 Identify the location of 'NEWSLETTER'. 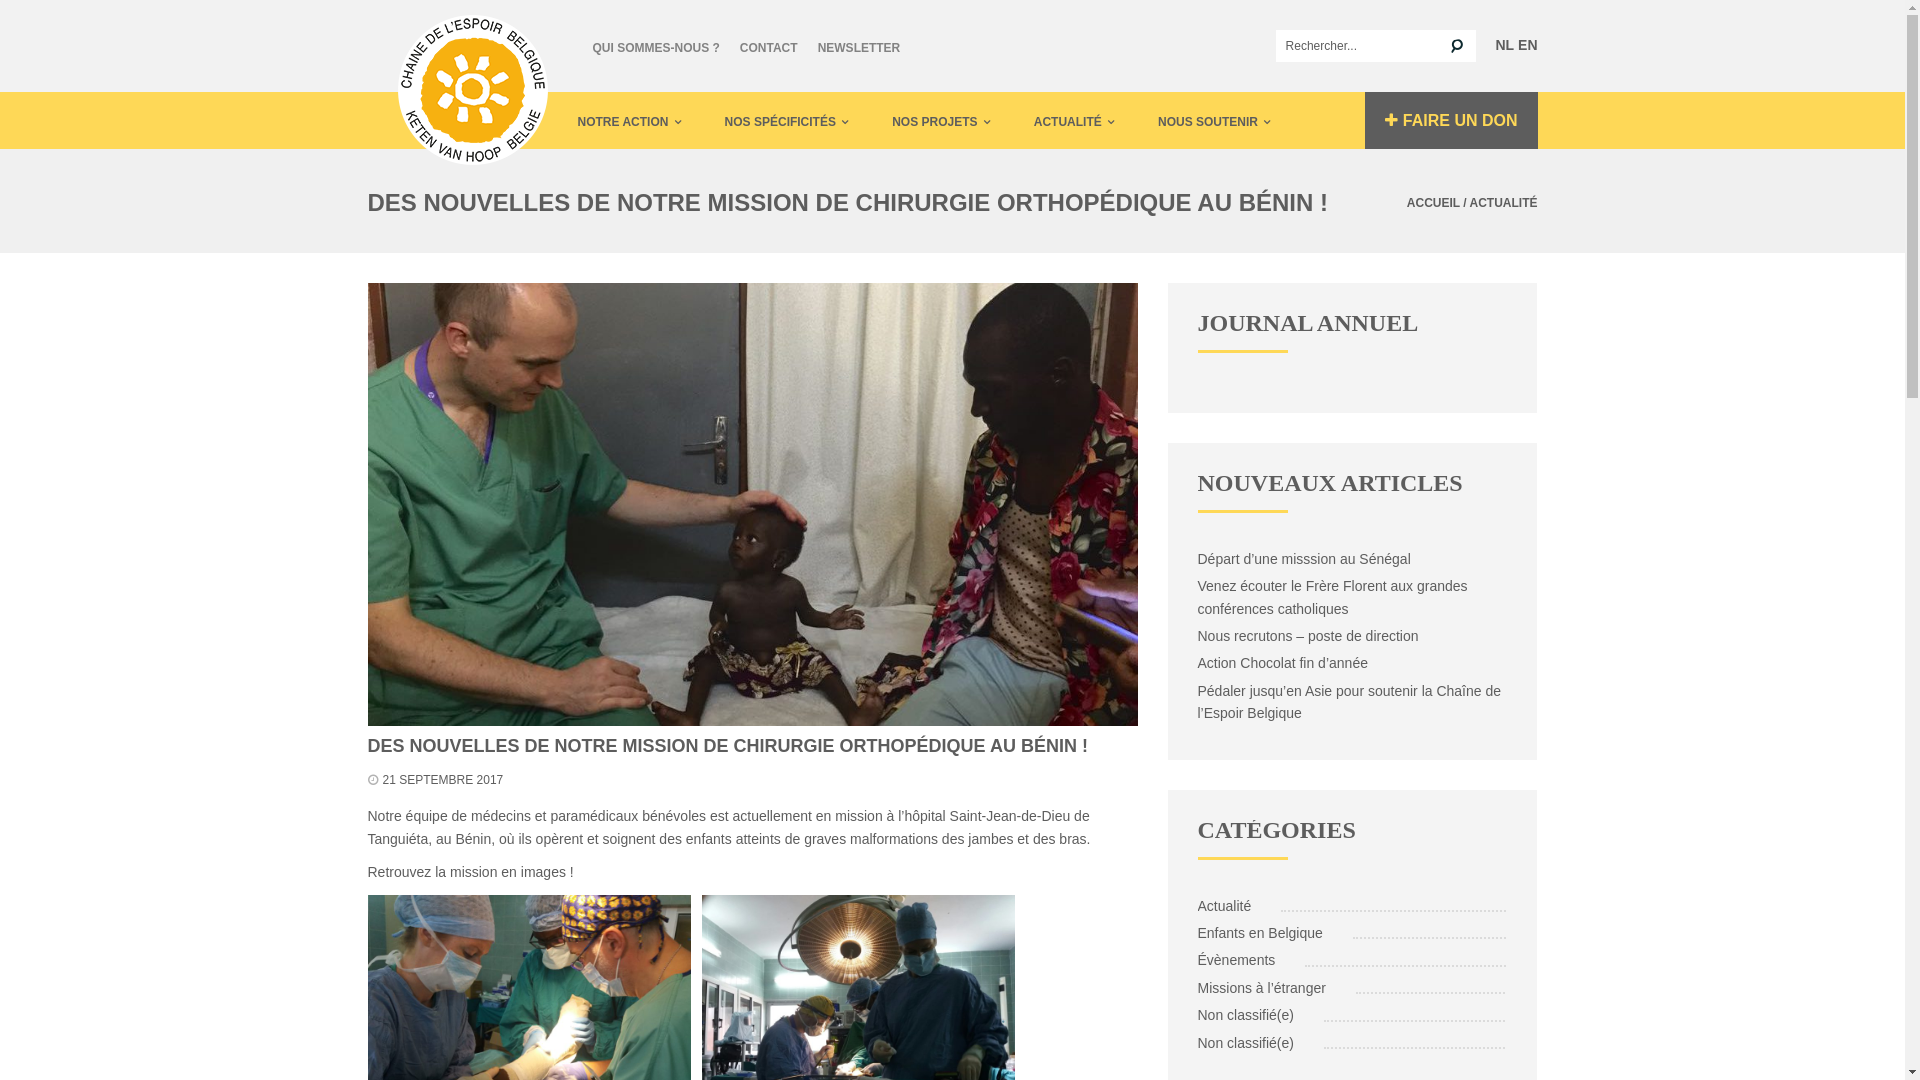
(859, 45).